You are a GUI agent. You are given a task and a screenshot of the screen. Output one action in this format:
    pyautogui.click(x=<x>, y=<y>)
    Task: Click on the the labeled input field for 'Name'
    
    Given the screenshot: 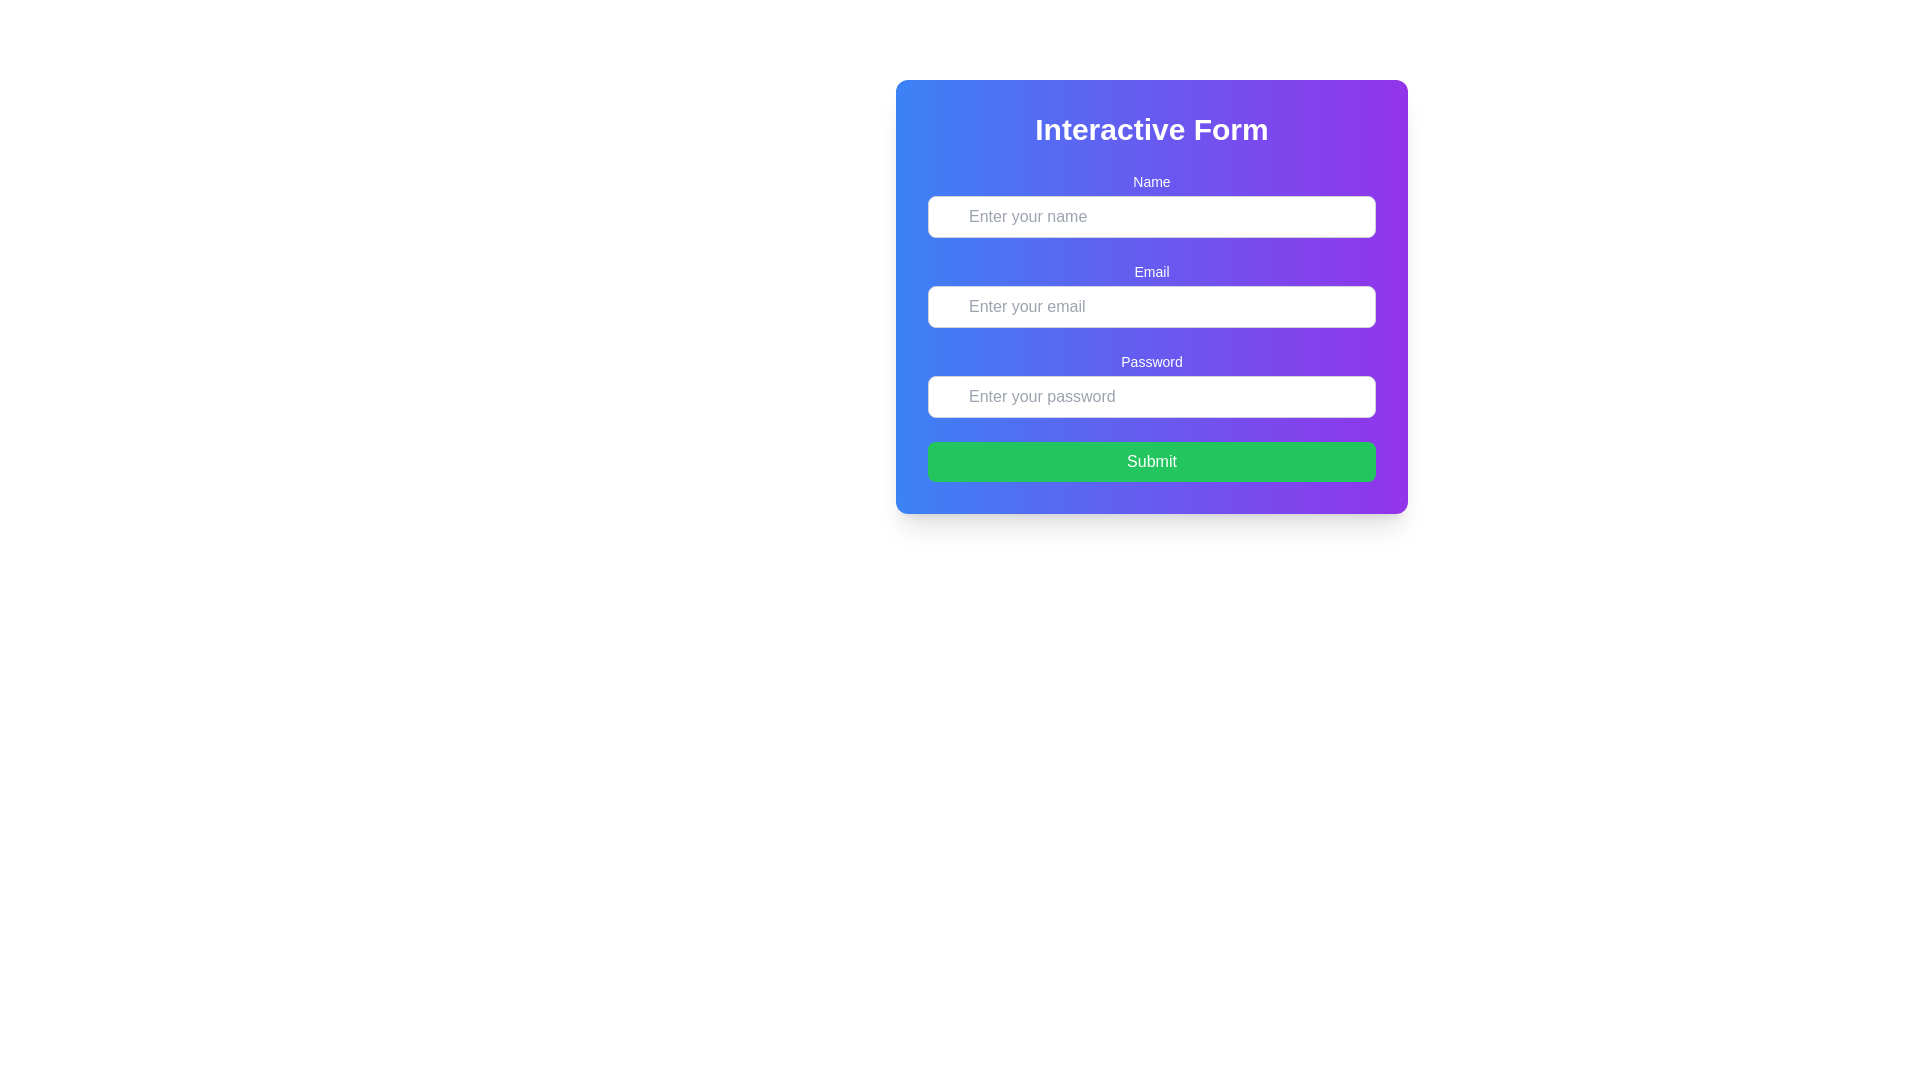 What is the action you would take?
    pyautogui.click(x=1152, y=204)
    